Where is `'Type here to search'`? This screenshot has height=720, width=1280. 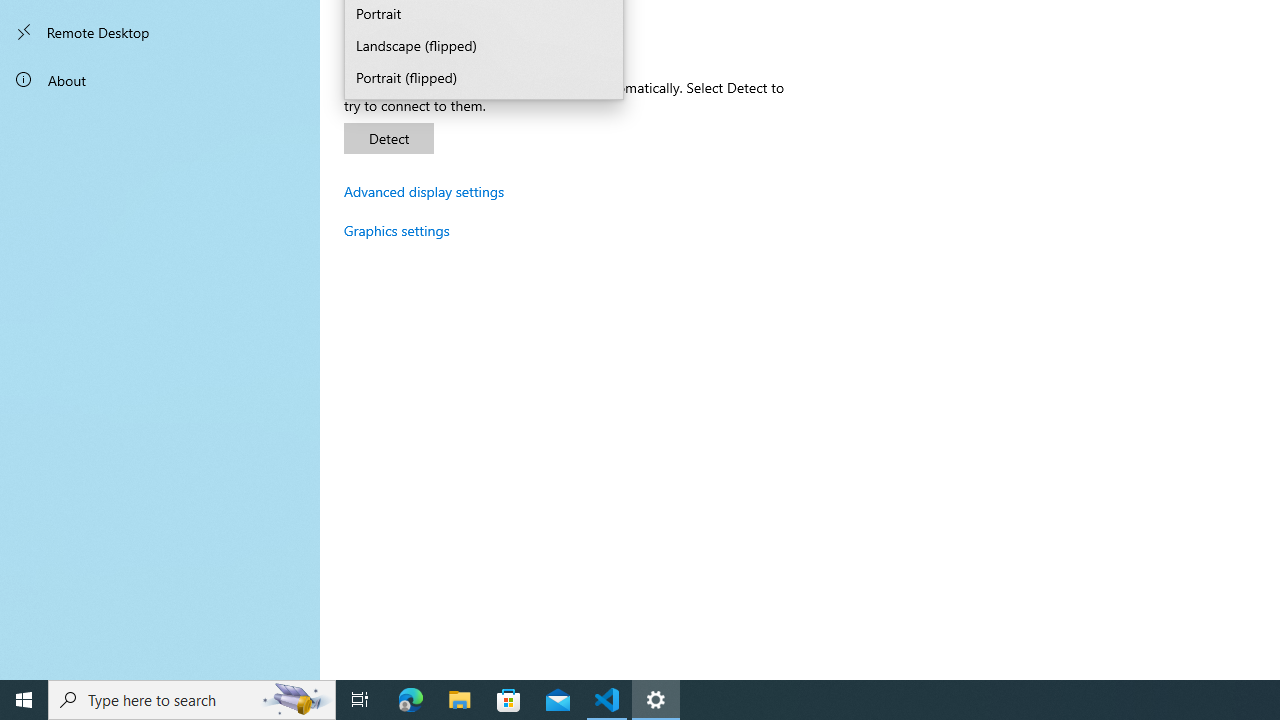 'Type here to search' is located at coordinates (192, 698).